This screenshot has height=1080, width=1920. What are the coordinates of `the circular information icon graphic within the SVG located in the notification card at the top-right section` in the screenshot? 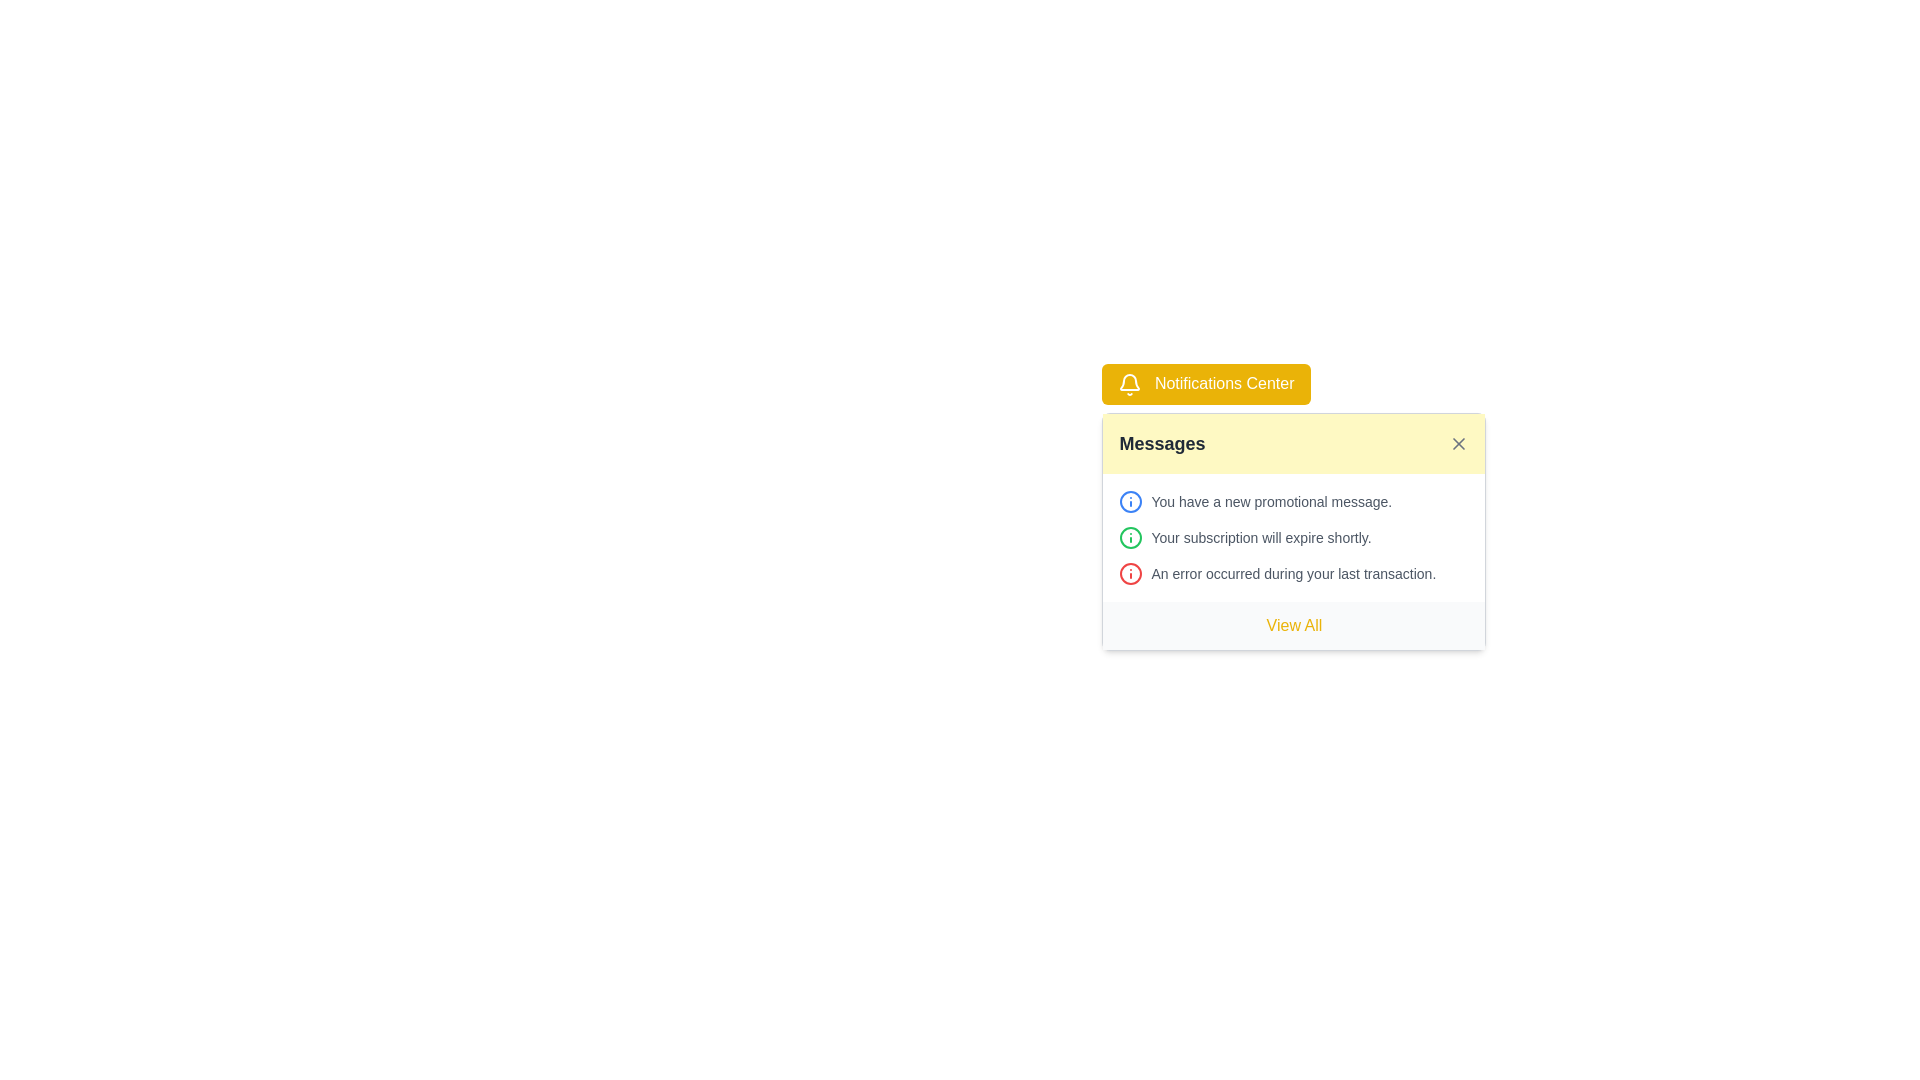 It's located at (1131, 573).